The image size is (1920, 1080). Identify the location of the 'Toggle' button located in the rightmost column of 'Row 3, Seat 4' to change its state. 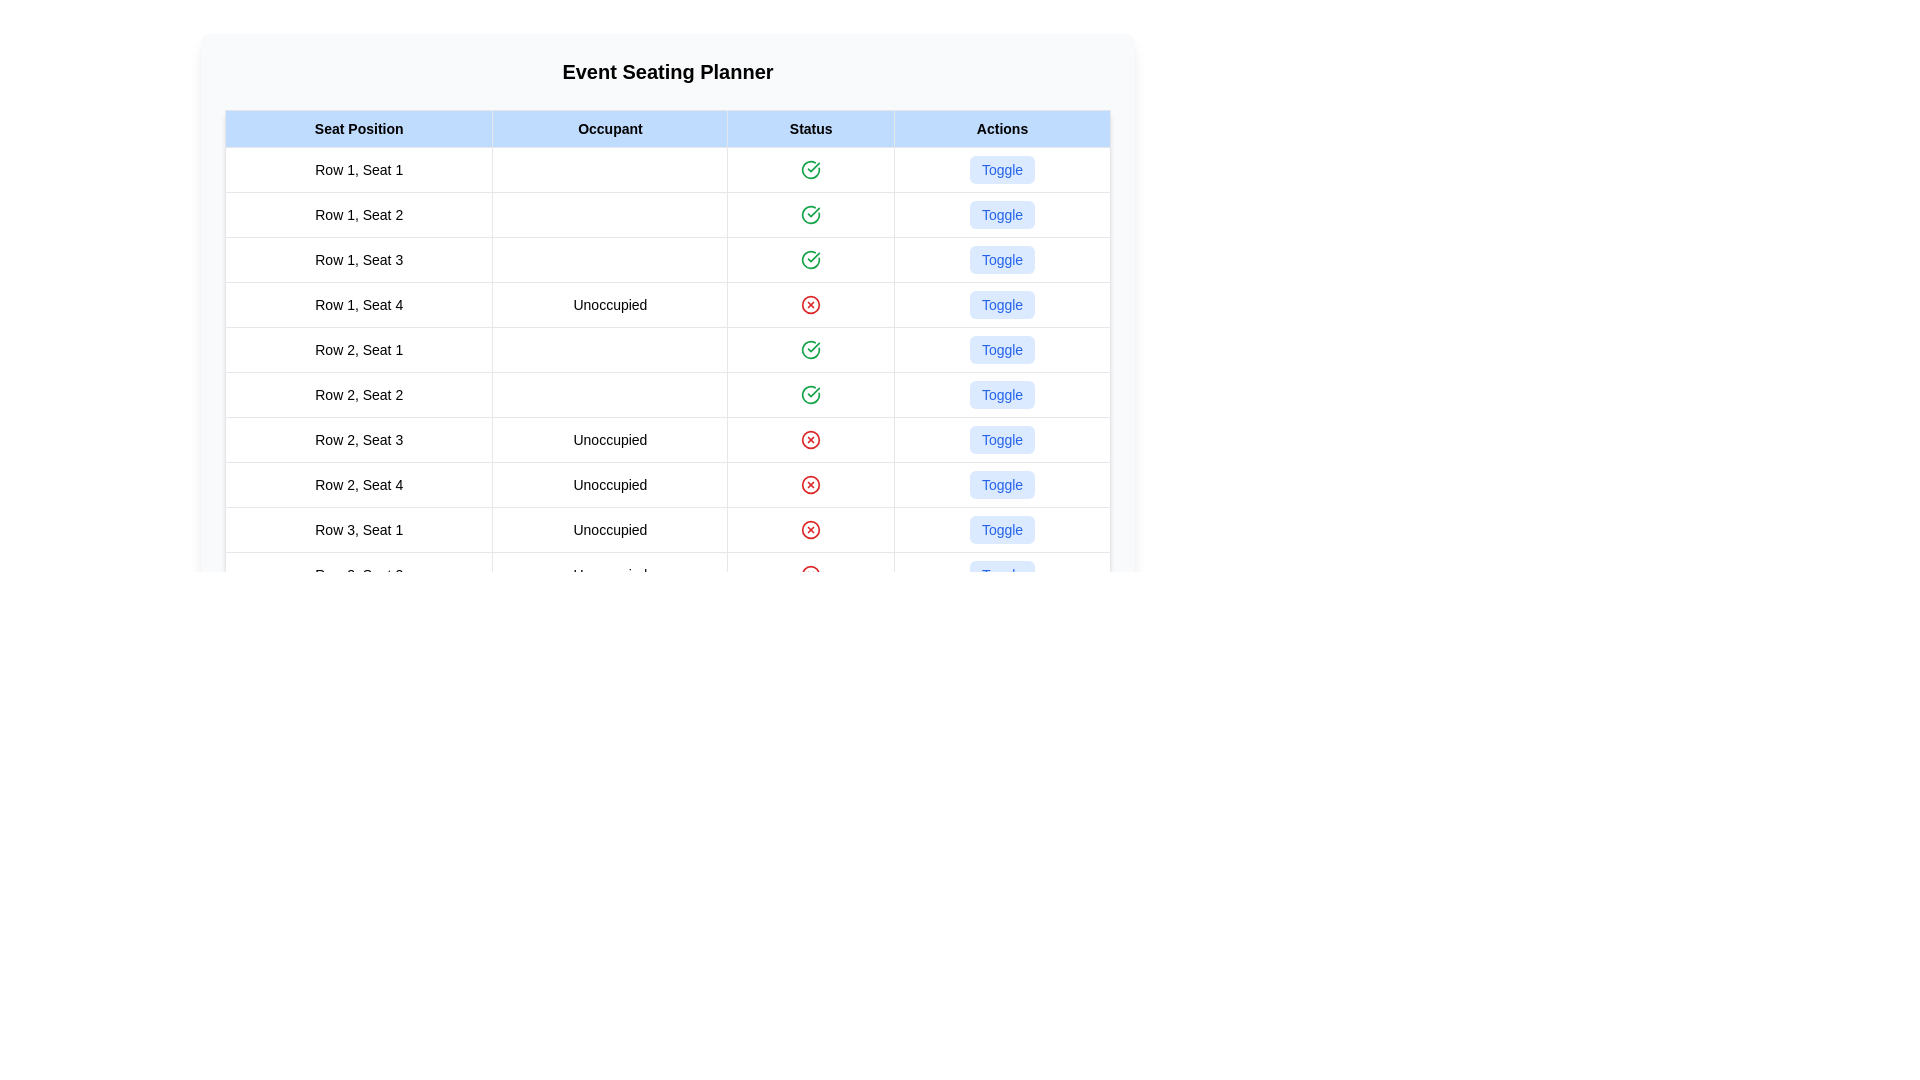
(1002, 664).